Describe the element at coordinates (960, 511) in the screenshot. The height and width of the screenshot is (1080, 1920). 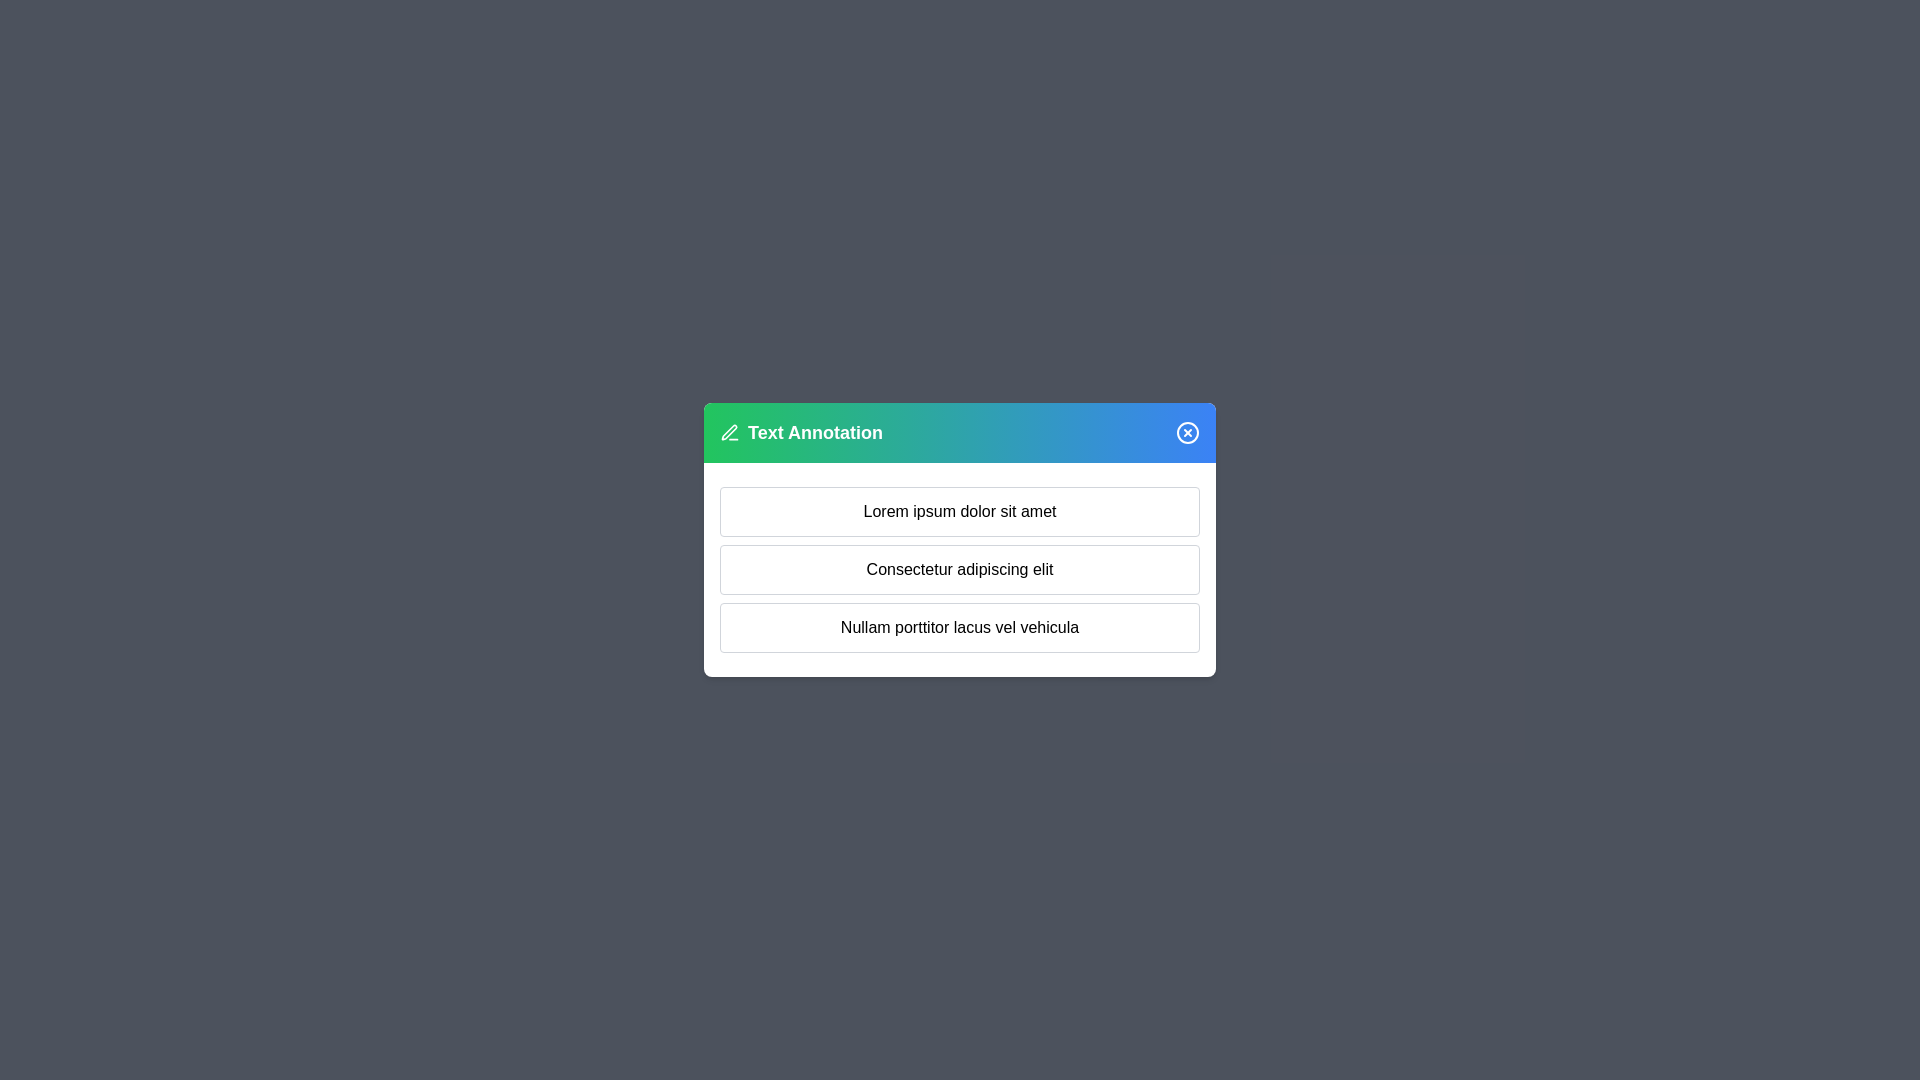
I see `the text block Lorem ipsum dolor sit amet for annotation` at that location.